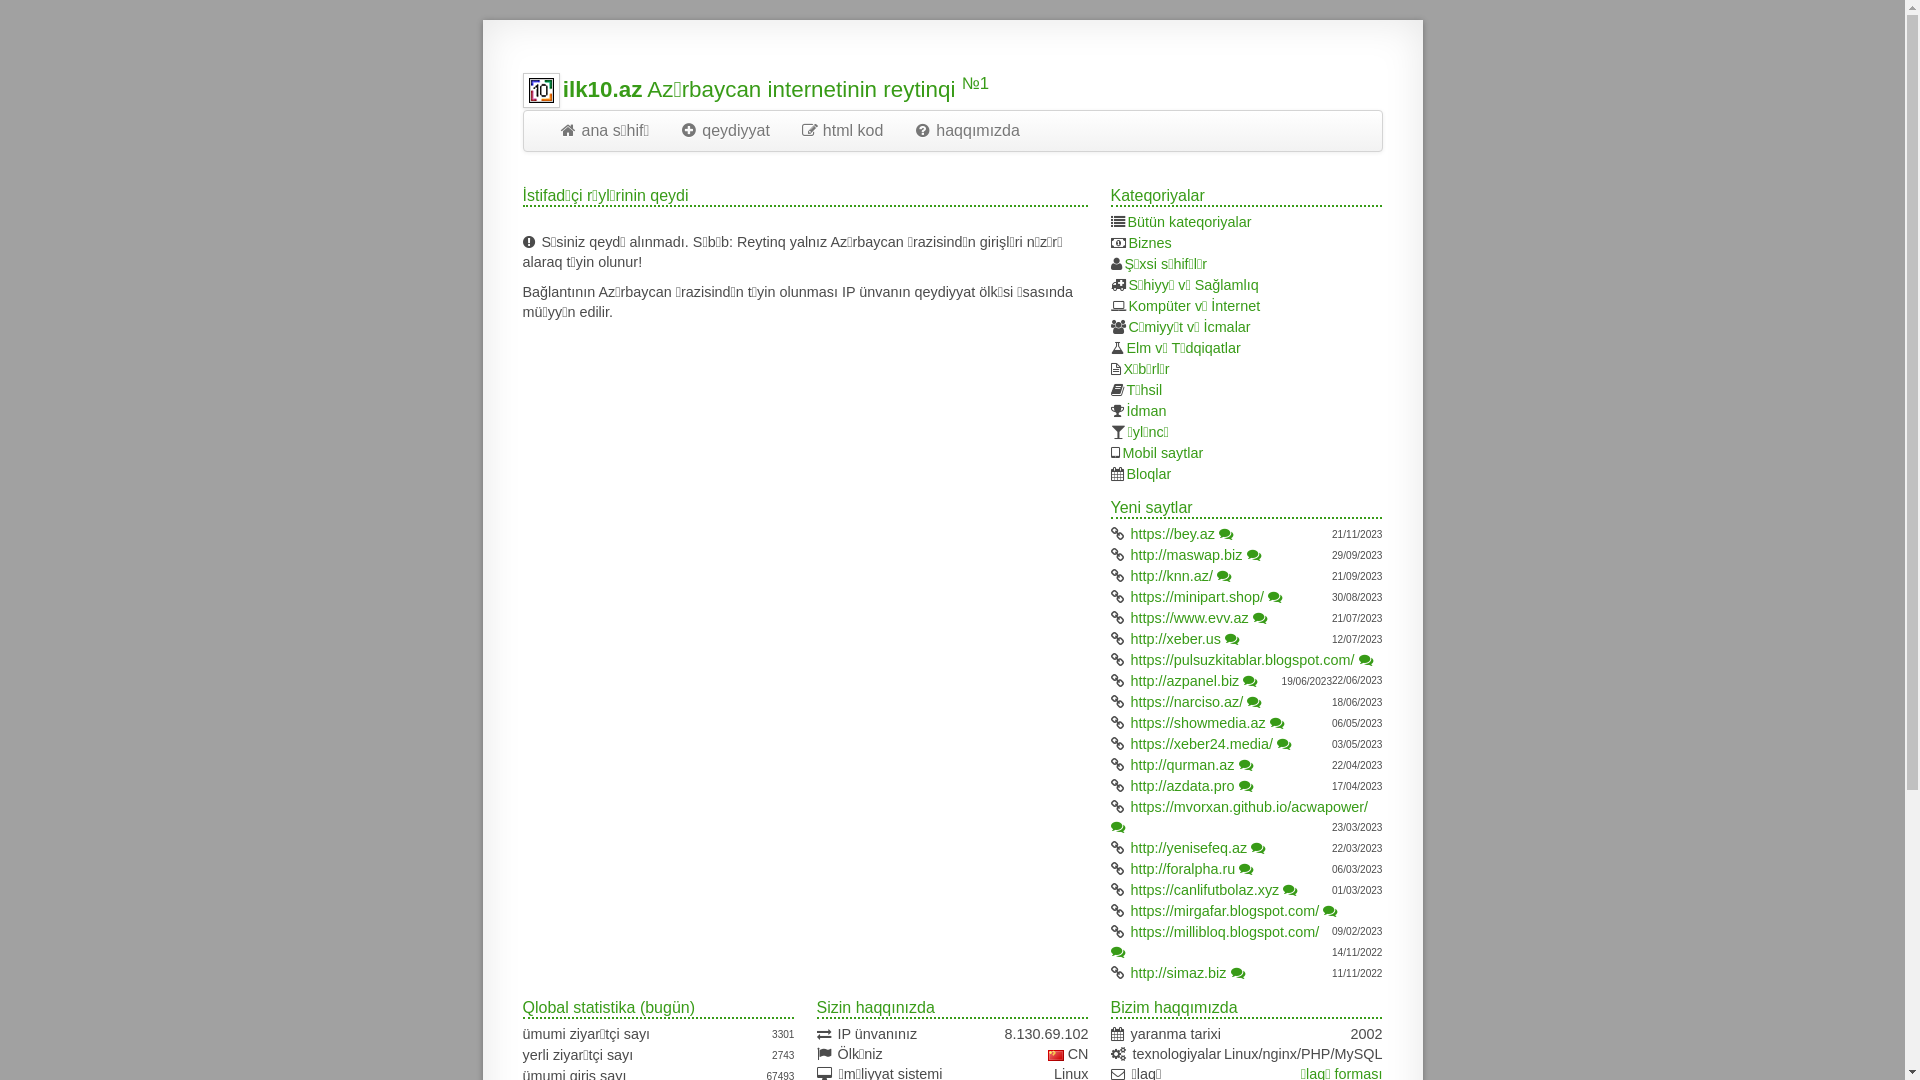 The height and width of the screenshot is (1080, 1920). I want to click on 'Biznes', so click(1150, 242).